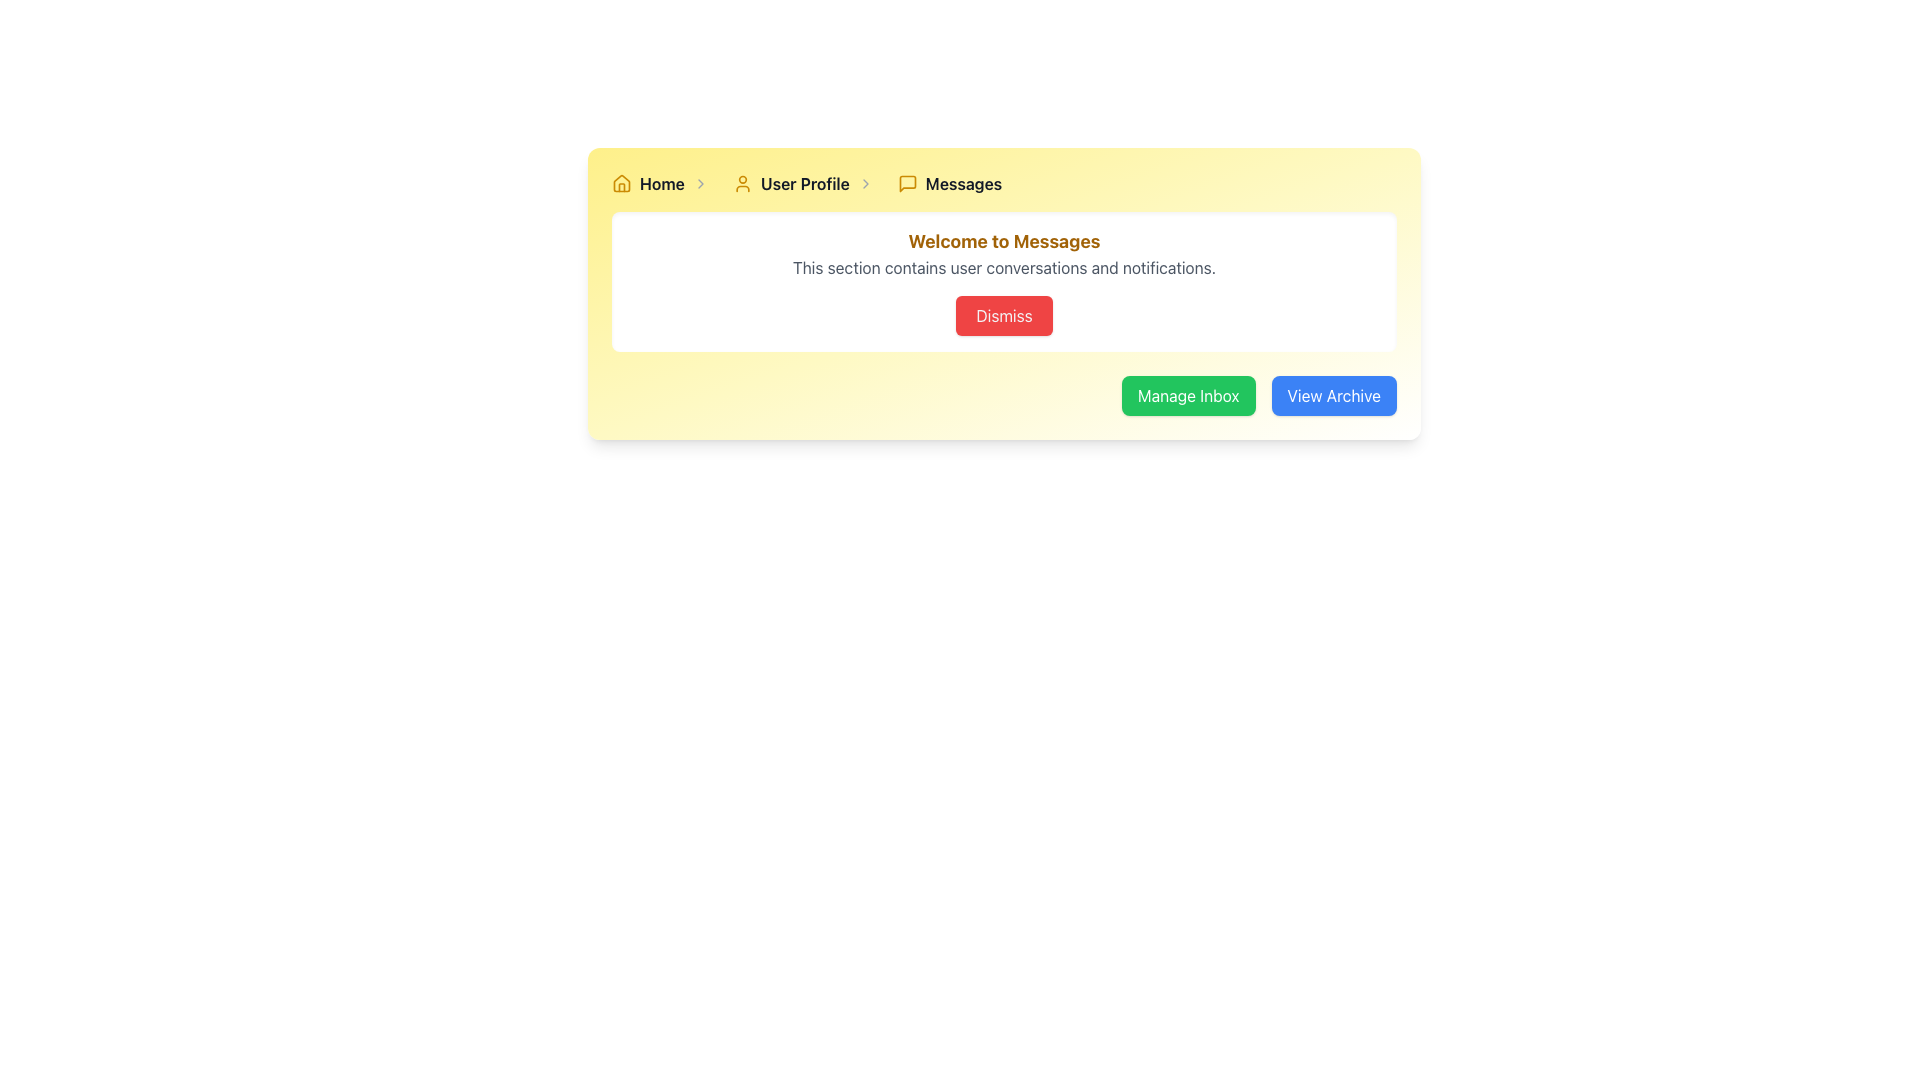  Describe the element at coordinates (621, 184) in the screenshot. I see `the small yellow house-shaped icon representing 'Home'` at that location.